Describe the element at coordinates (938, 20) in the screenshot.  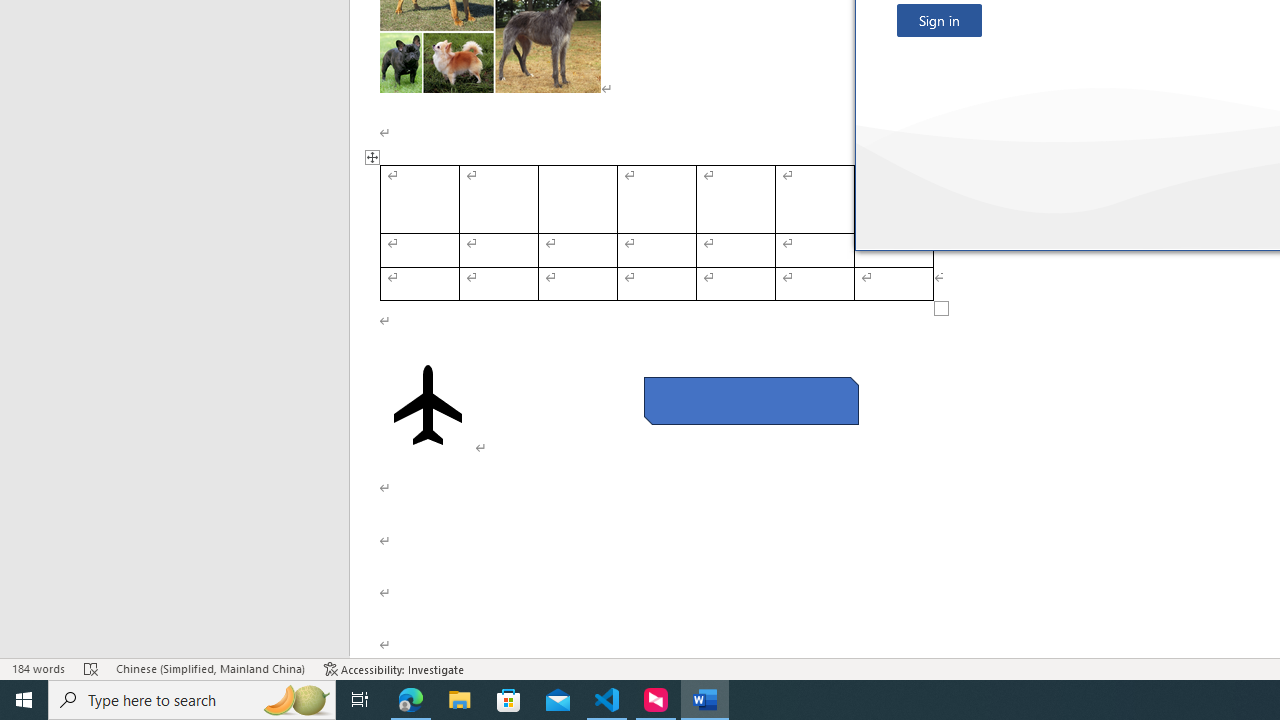
I see `'Sign in'` at that location.